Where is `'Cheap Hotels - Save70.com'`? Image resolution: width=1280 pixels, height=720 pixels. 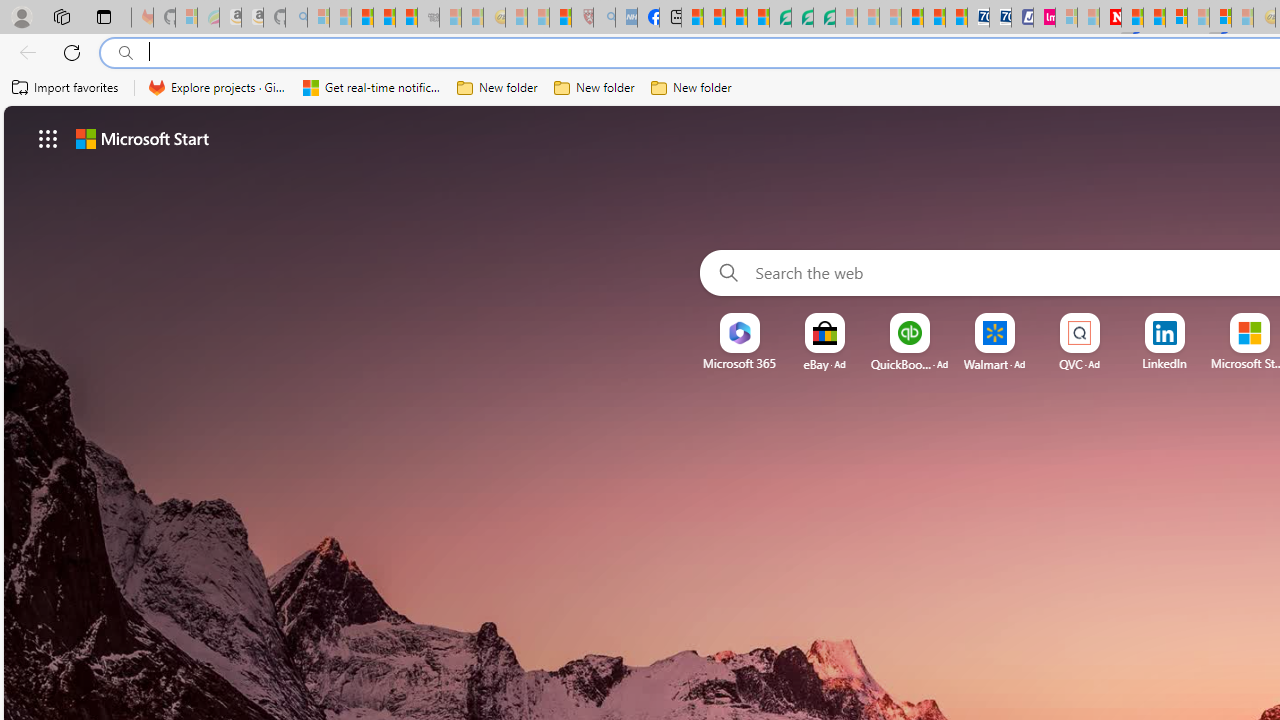
'Cheap Hotels - Save70.com' is located at coordinates (1000, 17).